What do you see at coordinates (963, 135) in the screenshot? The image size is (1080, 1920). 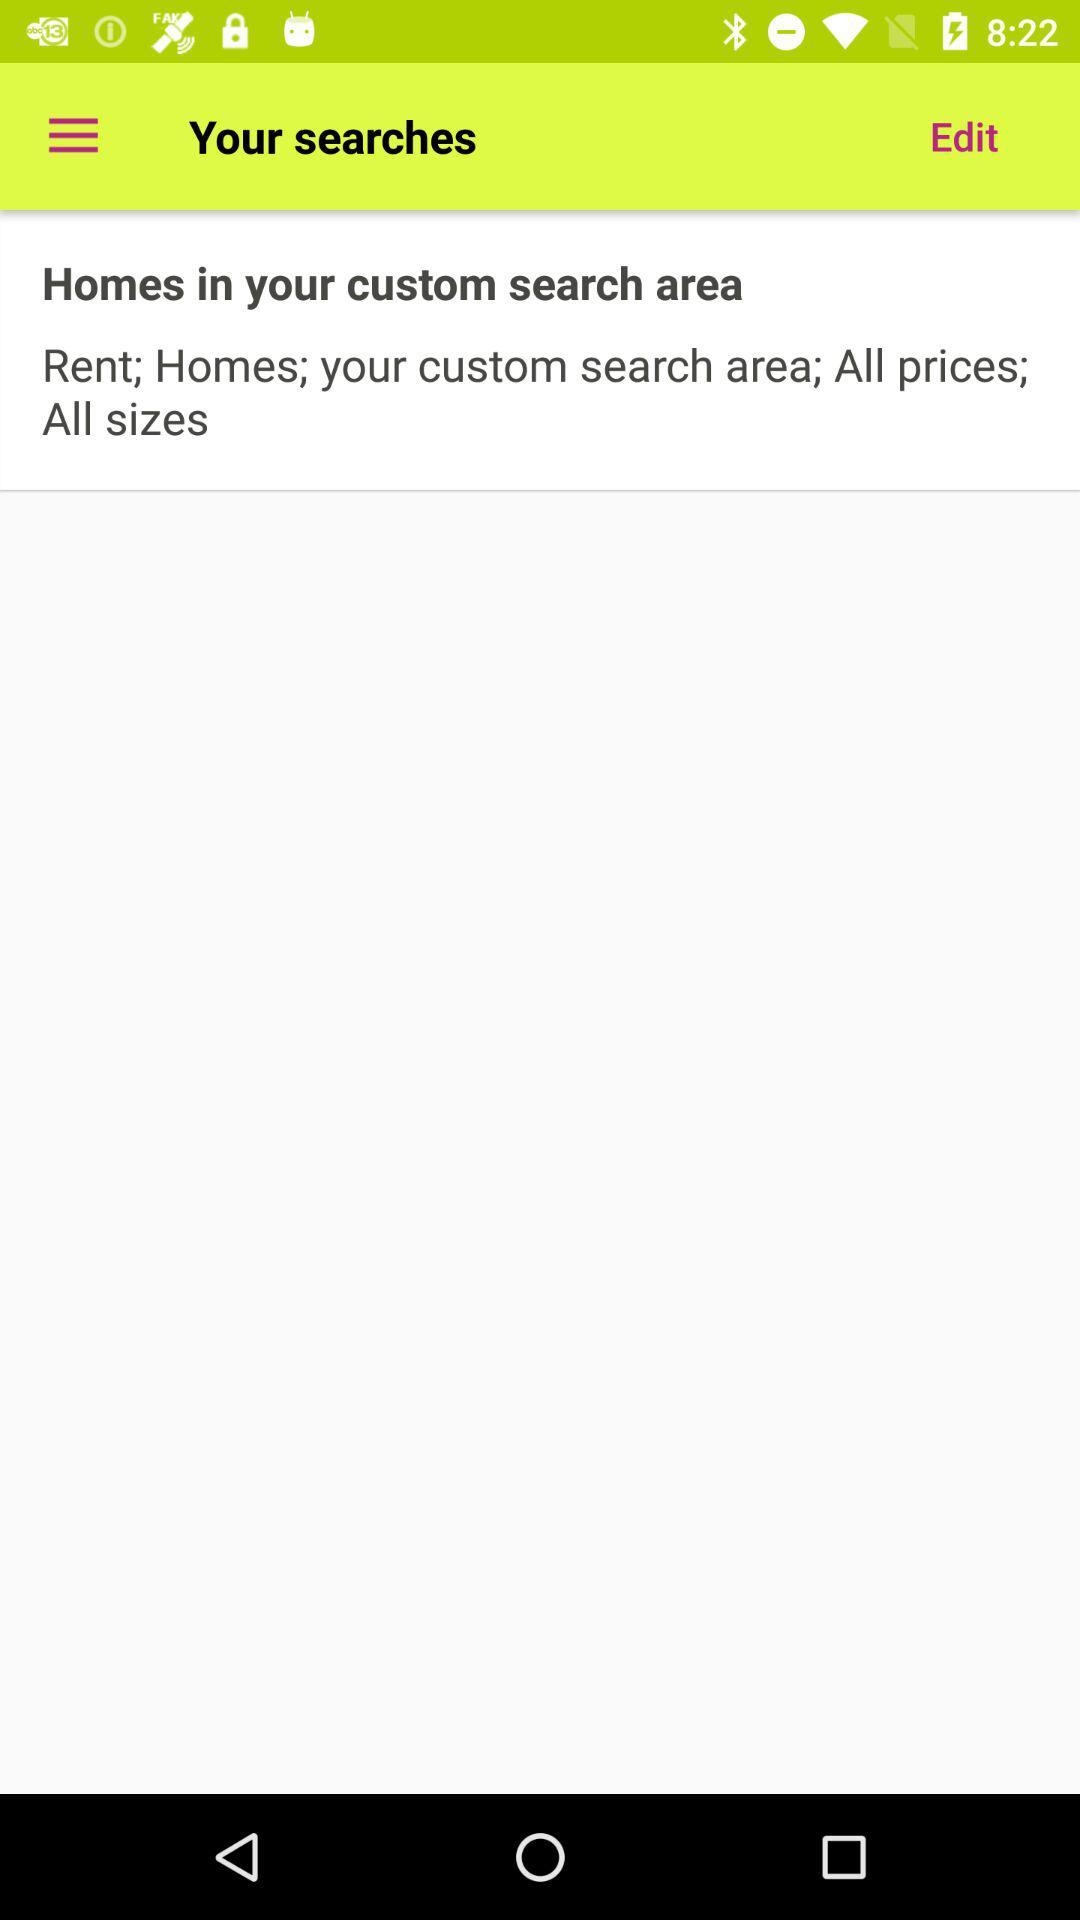 I see `the edit` at bounding box center [963, 135].